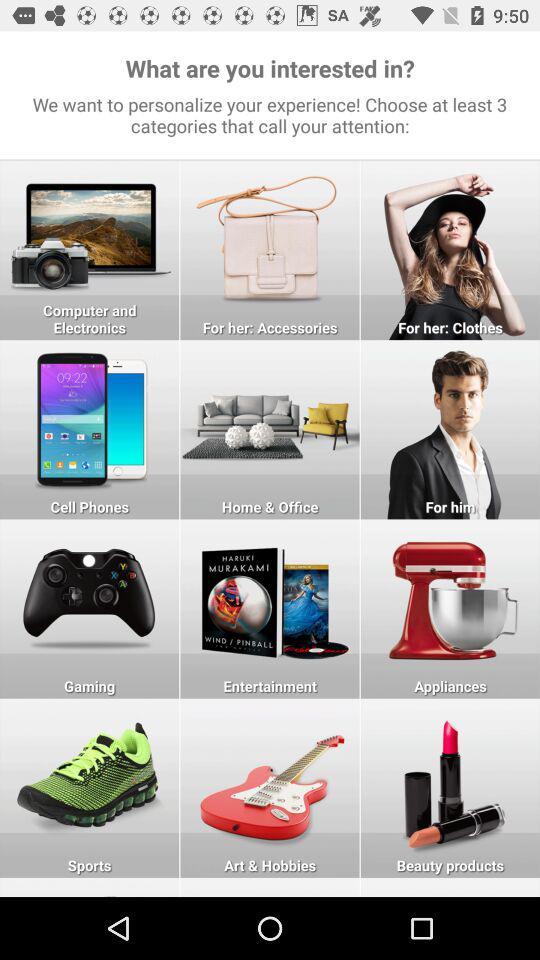  Describe the element at coordinates (270, 429) in the screenshot. I see `home office` at that location.